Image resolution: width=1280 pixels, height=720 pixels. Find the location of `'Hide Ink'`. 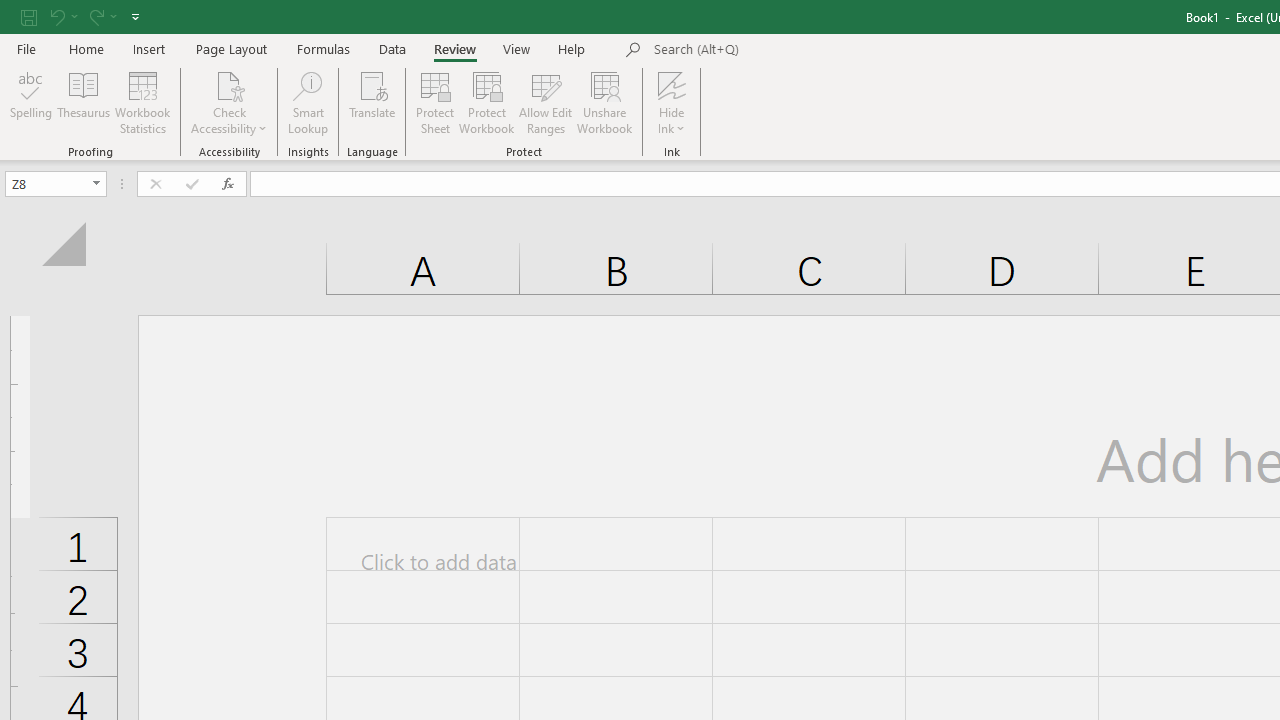

'Hide Ink' is located at coordinates (672, 84).